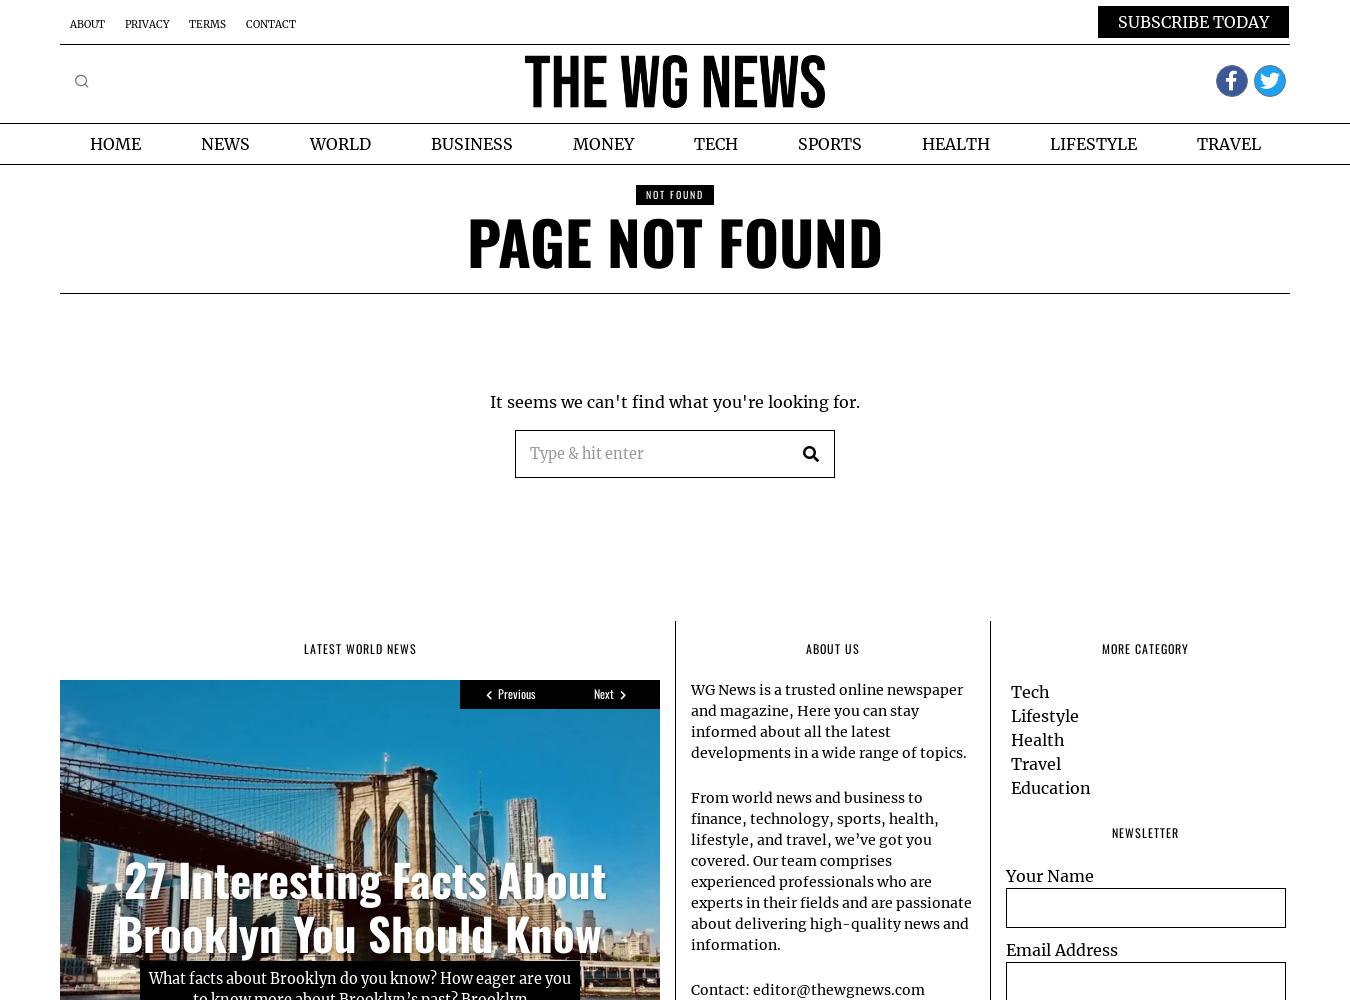 The height and width of the screenshot is (1000, 1350). What do you see at coordinates (832, 647) in the screenshot?
I see `'About us'` at bounding box center [832, 647].